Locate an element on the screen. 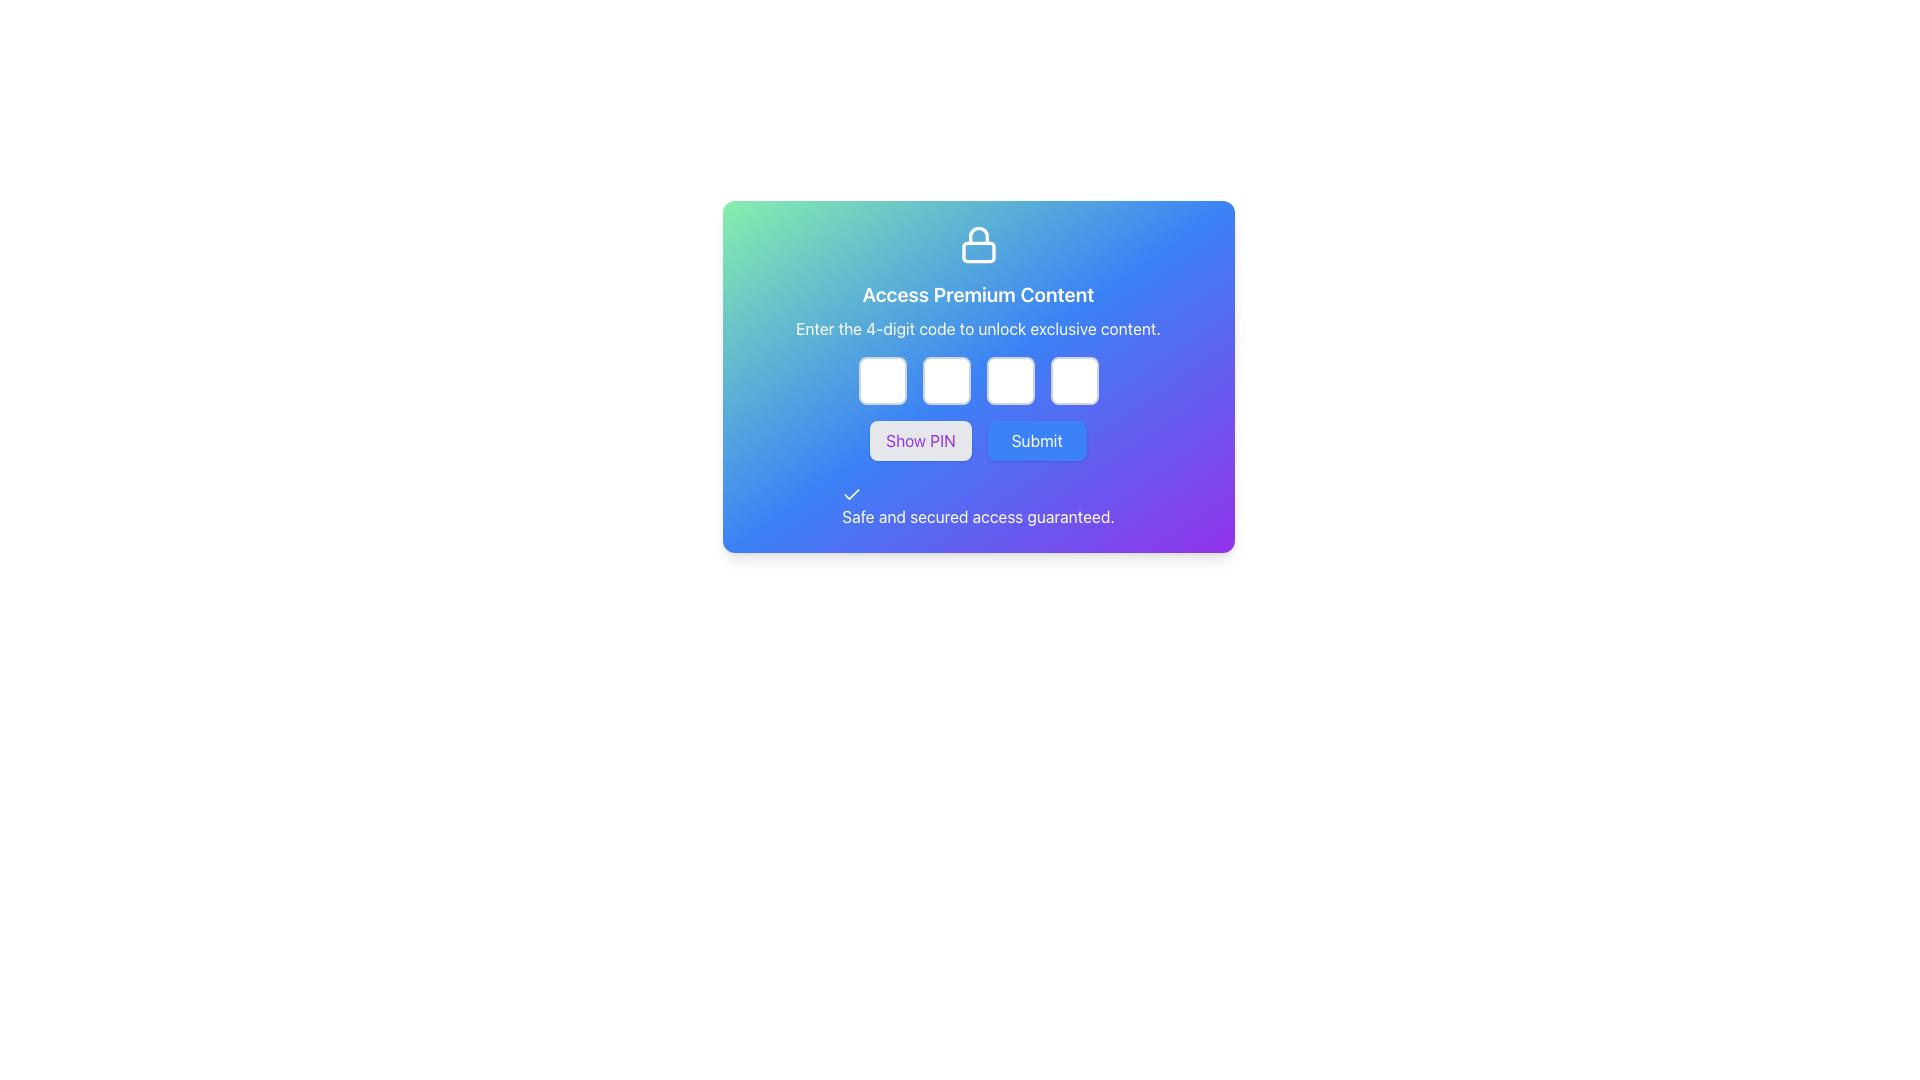 The image size is (1920, 1080). the 'Show PIN' button, which is a rectangular button with rounded corners, light gray background, and purple text is located at coordinates (919, 439).